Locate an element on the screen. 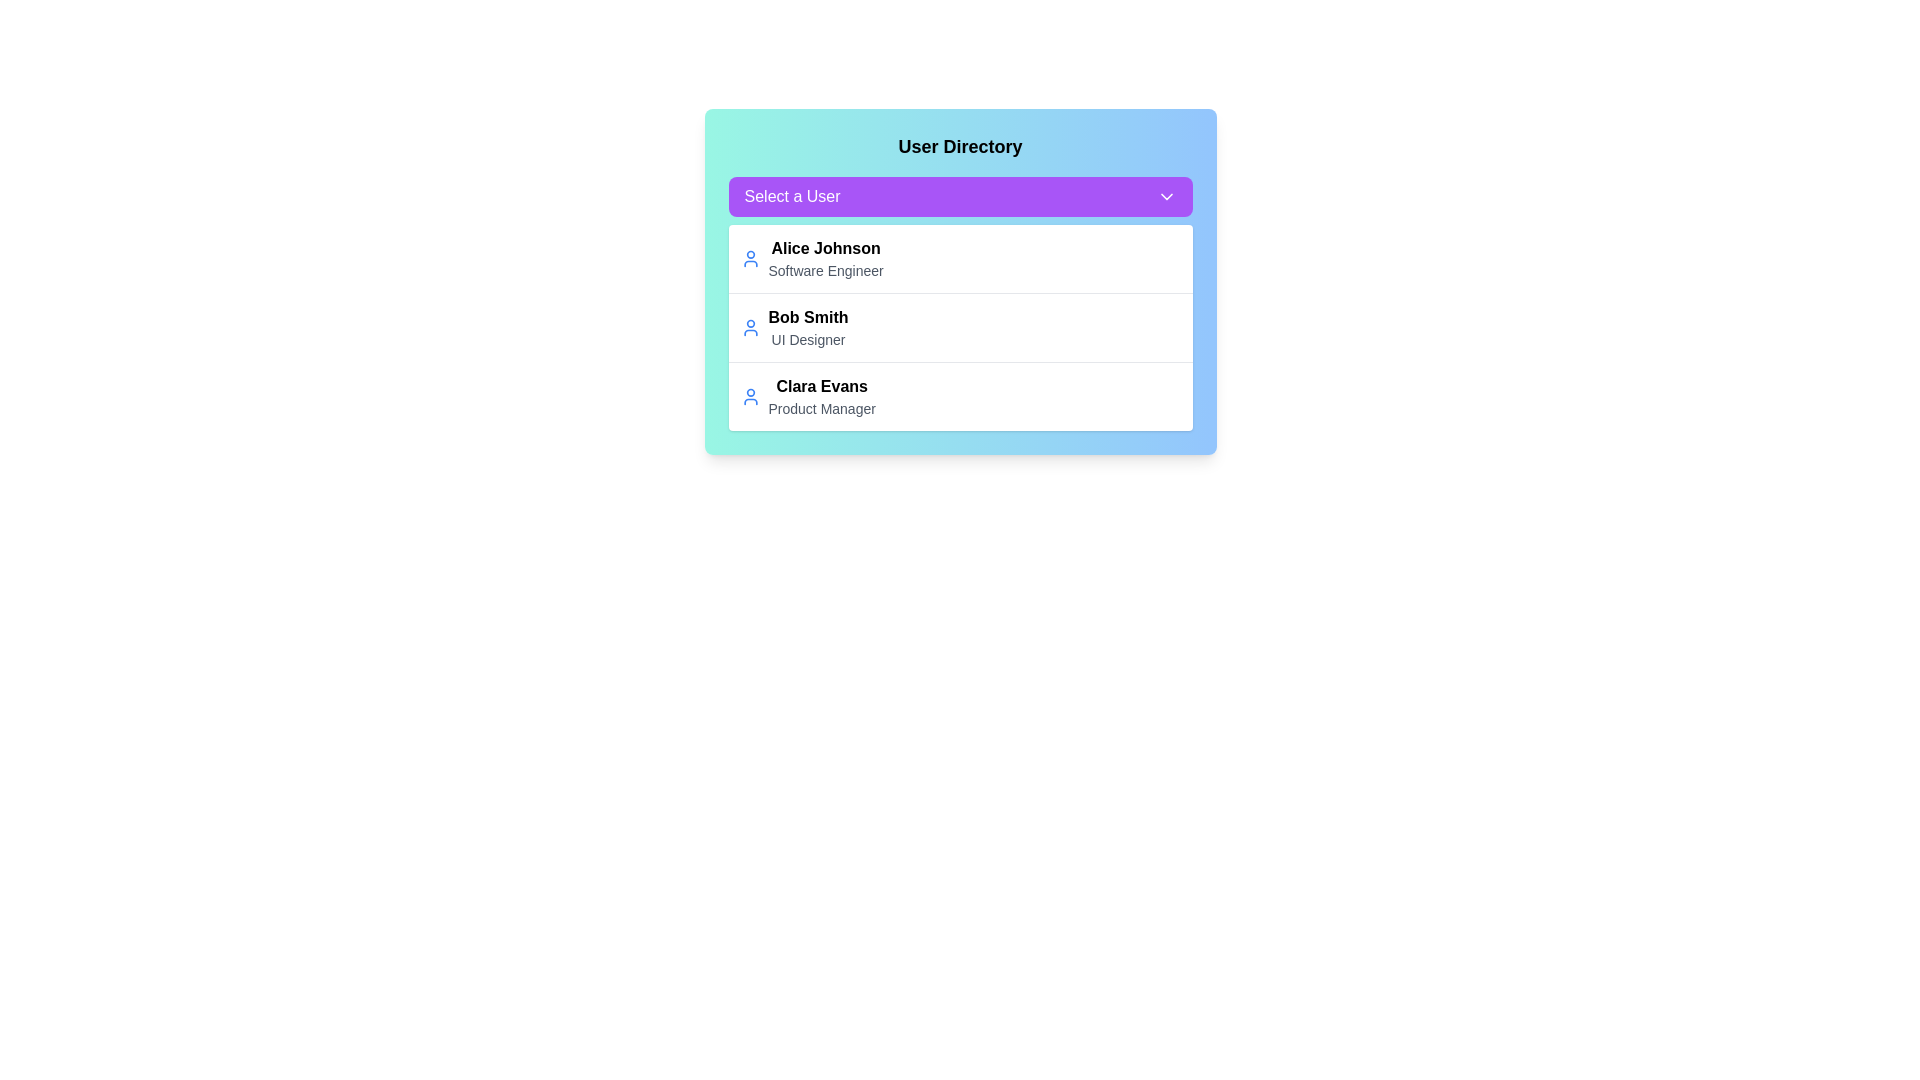 Image resolution: width=1920 pixels, height=1080 pixels. the Label displaying the user's name and title, located in the topmost user entry row to the right of the blue user icon is located at coordinates (826, 257).